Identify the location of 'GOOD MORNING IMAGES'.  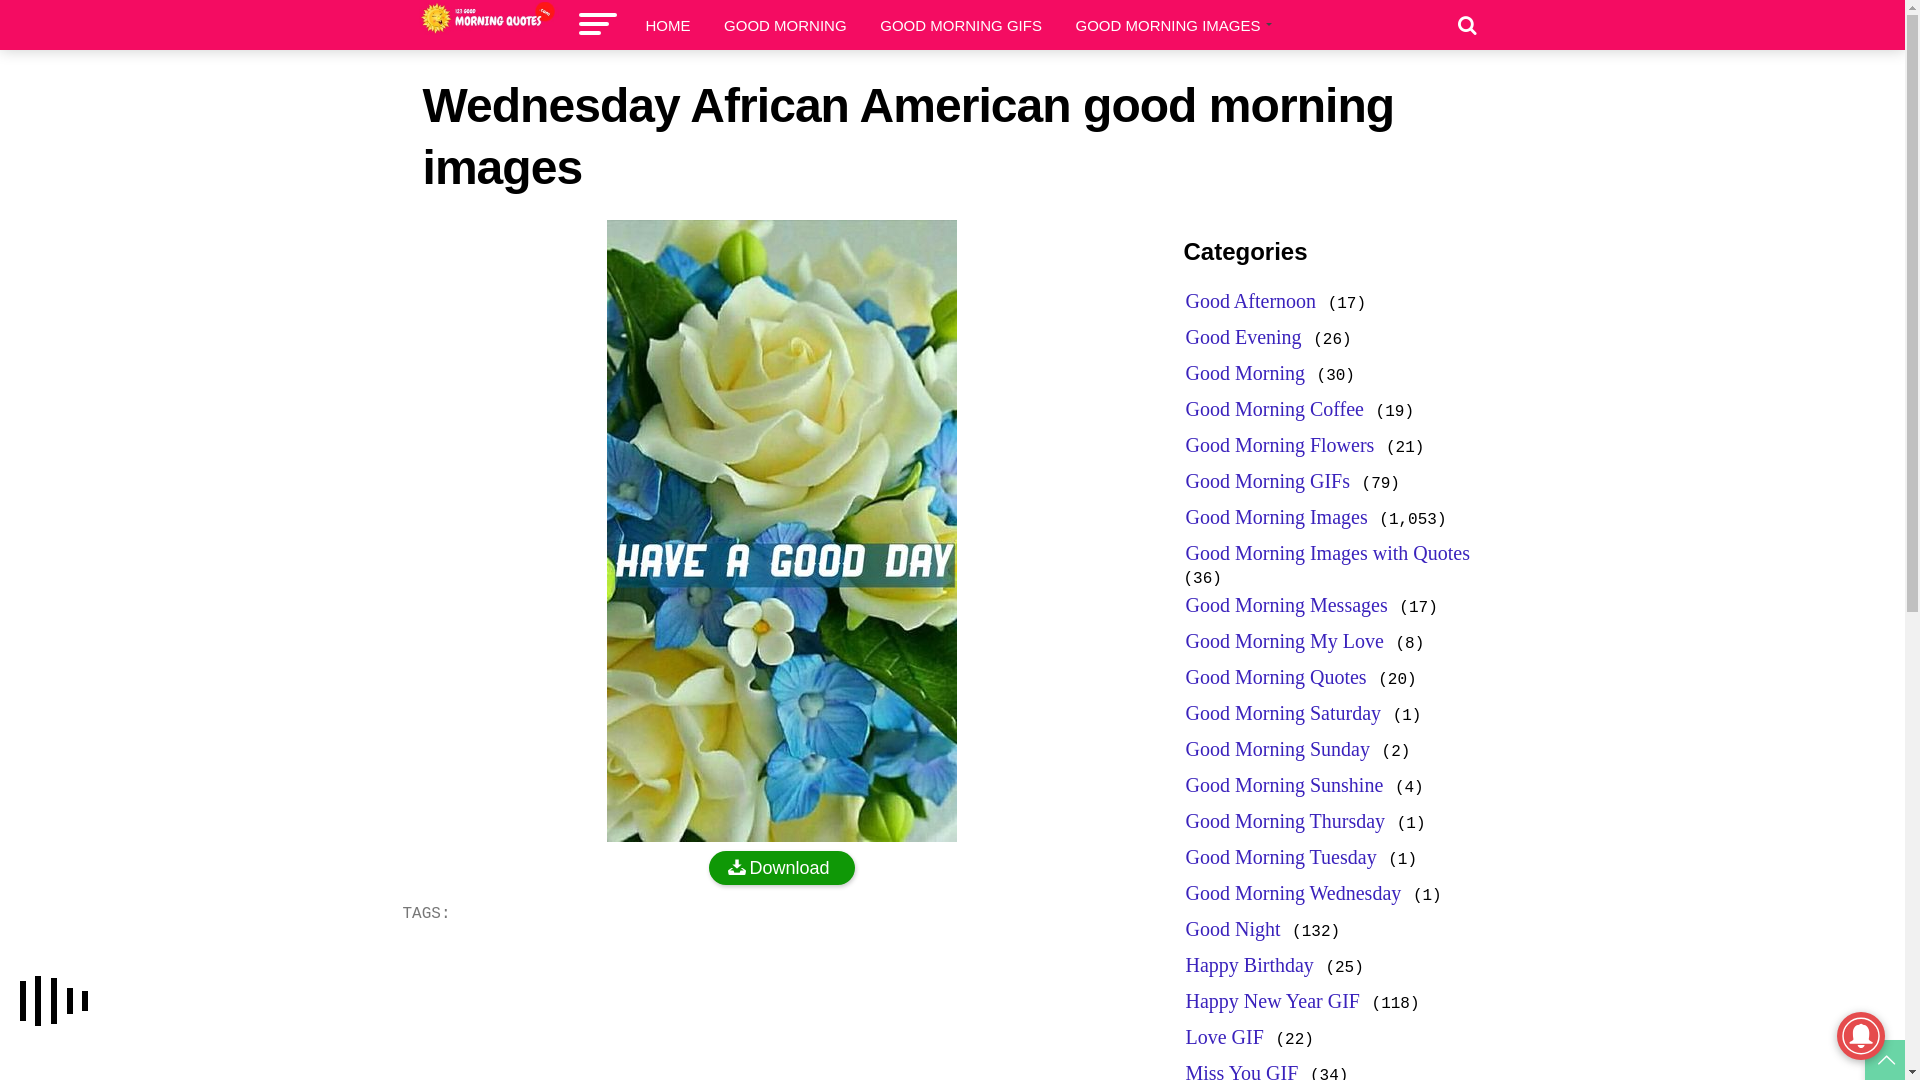
(1063, 25).